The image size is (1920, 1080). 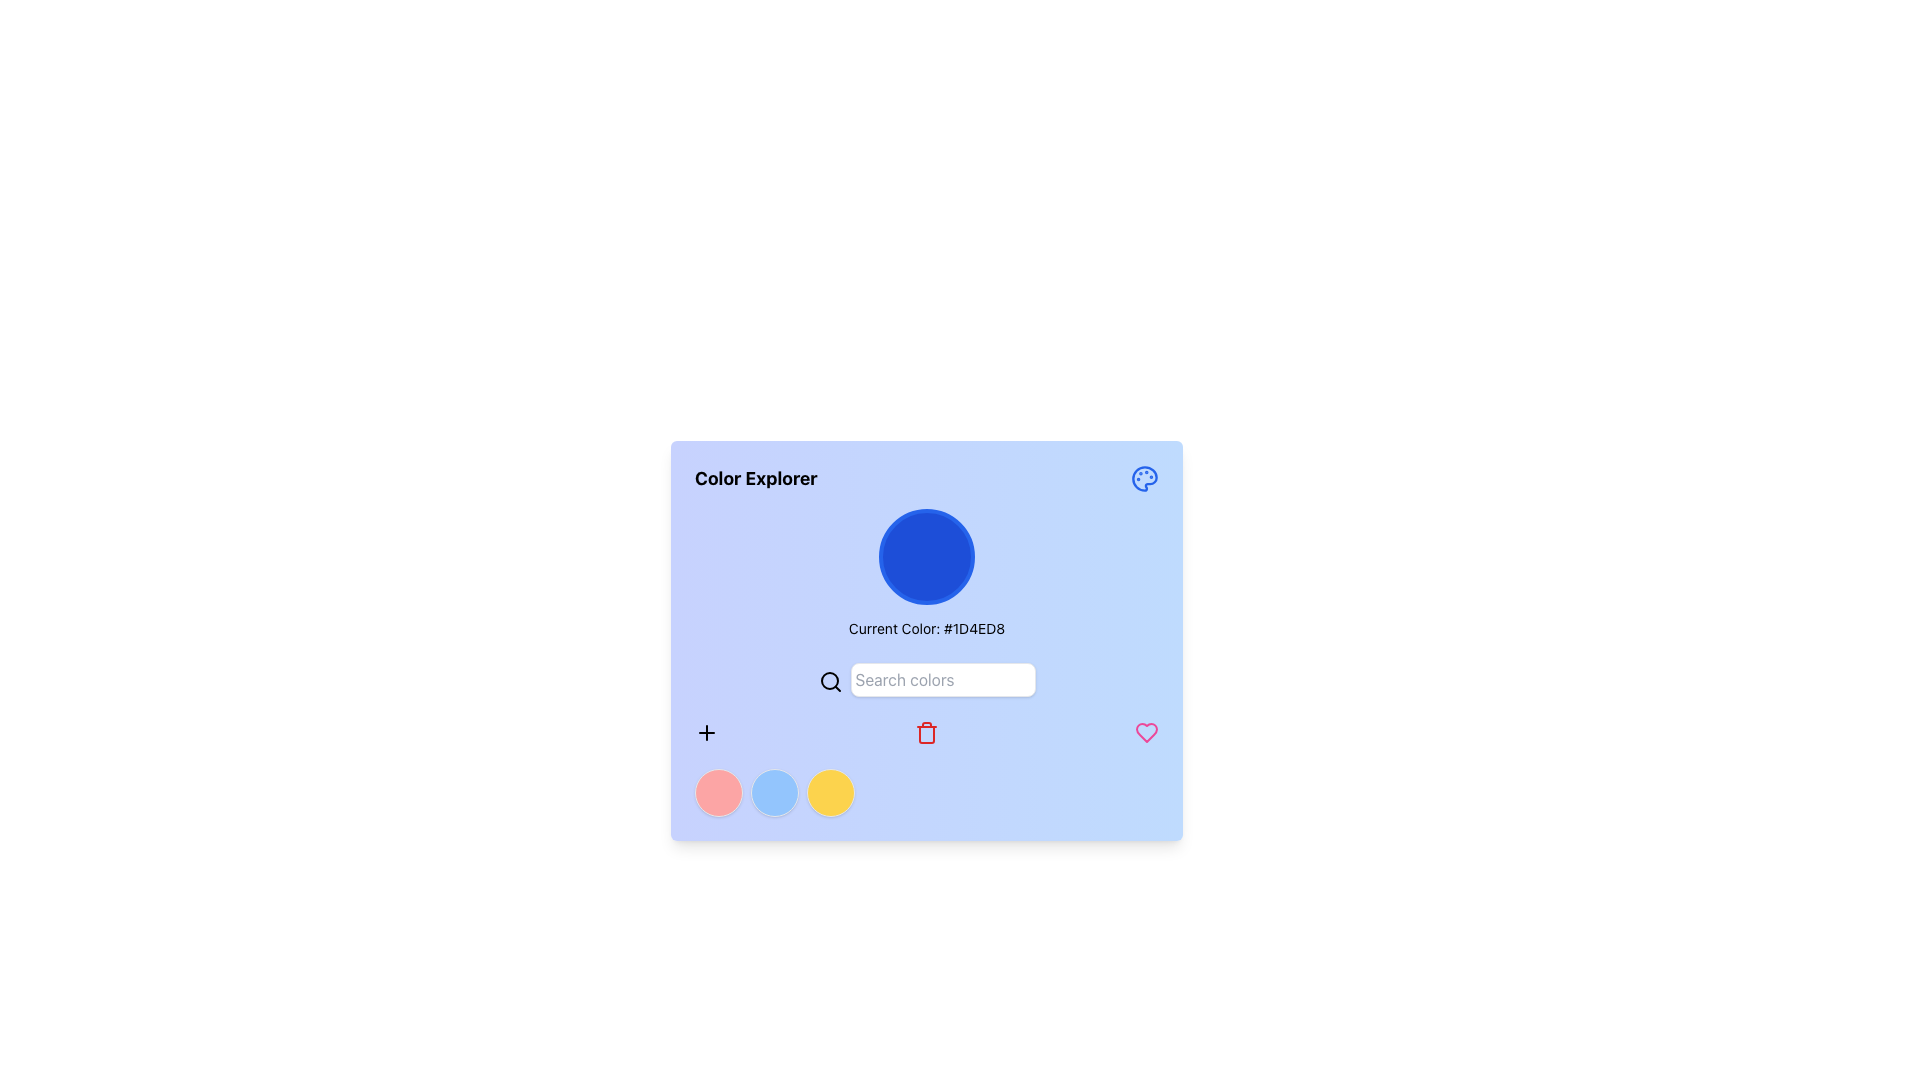 What do you see at coordinates (830, 680) in the screenshot?
I see `the small search icon represented by a magnifying glass symbol, located to the left of the 'Search colors' text input field, to initiate the search operation` at bounding box center [830, 680].